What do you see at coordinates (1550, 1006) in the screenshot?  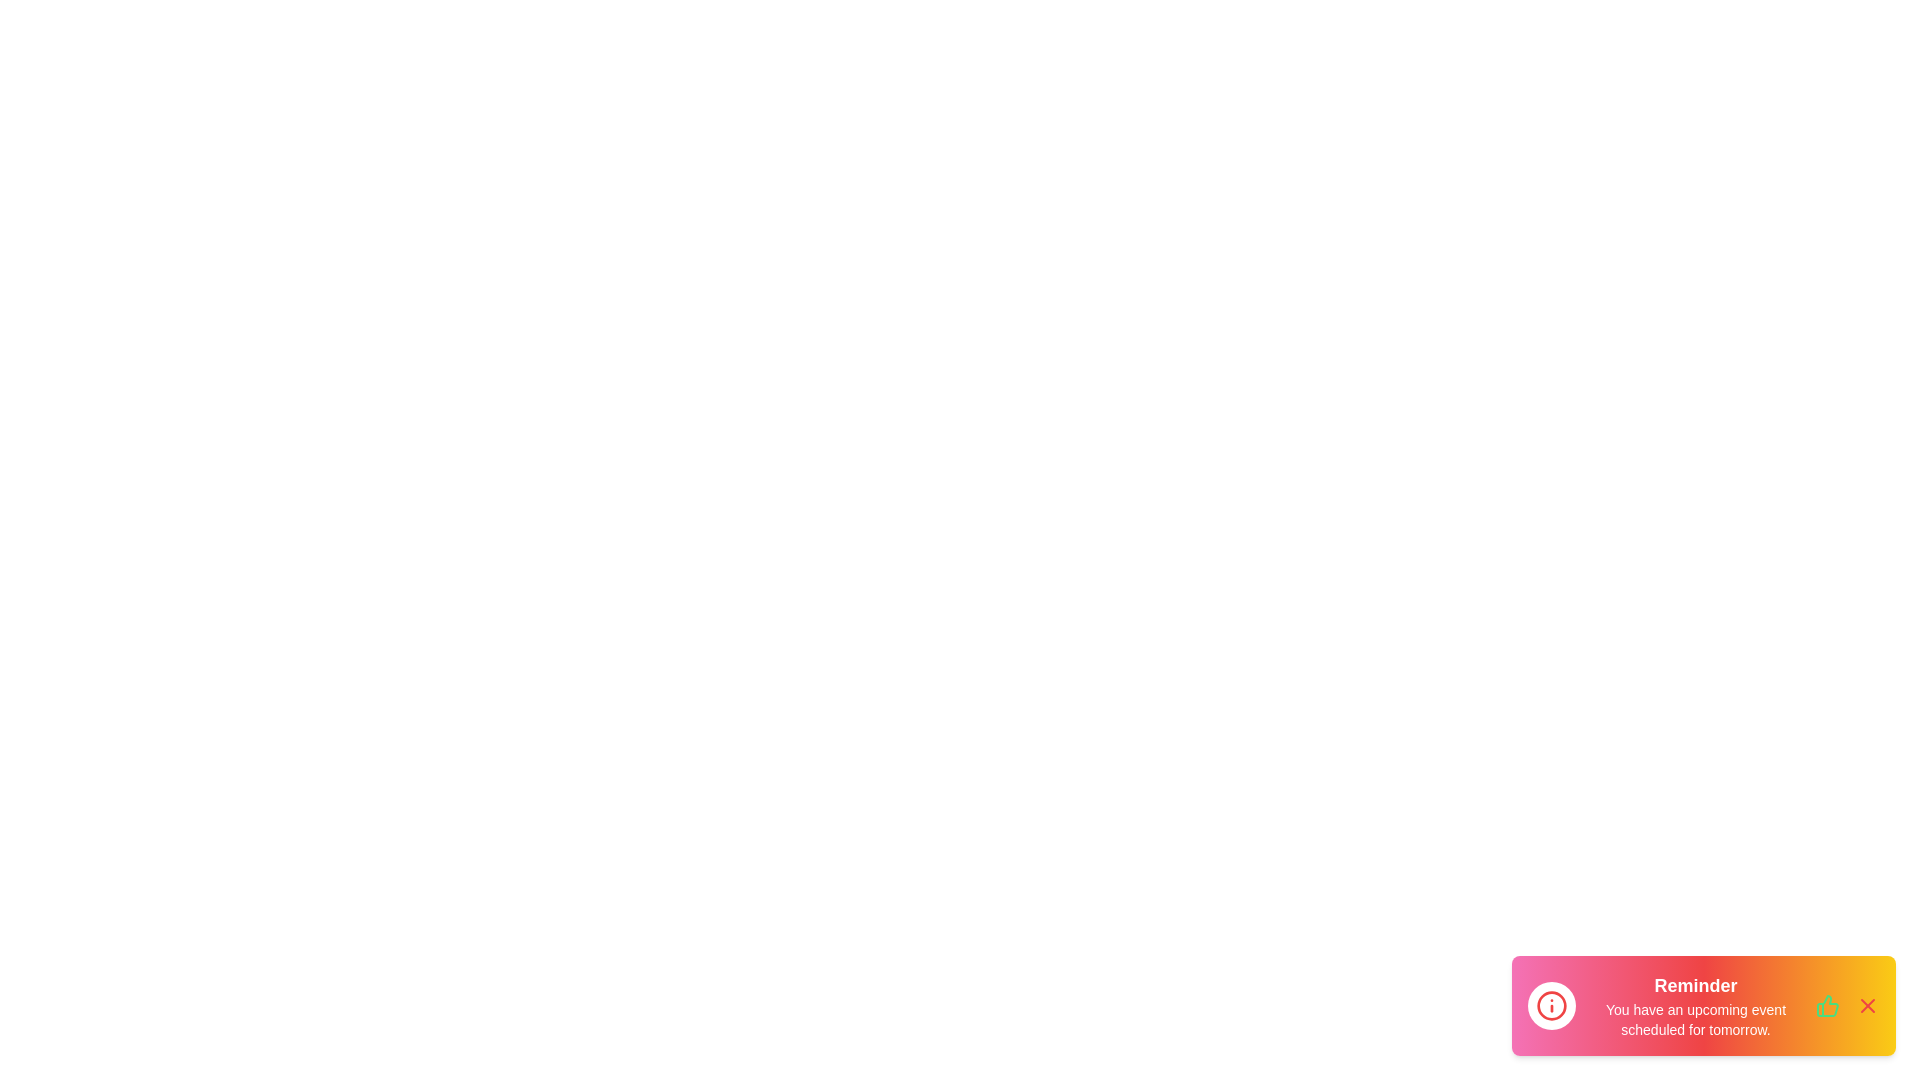 I see `the notification icon to trigger its associated action` at bounding box center [1550, 1006].